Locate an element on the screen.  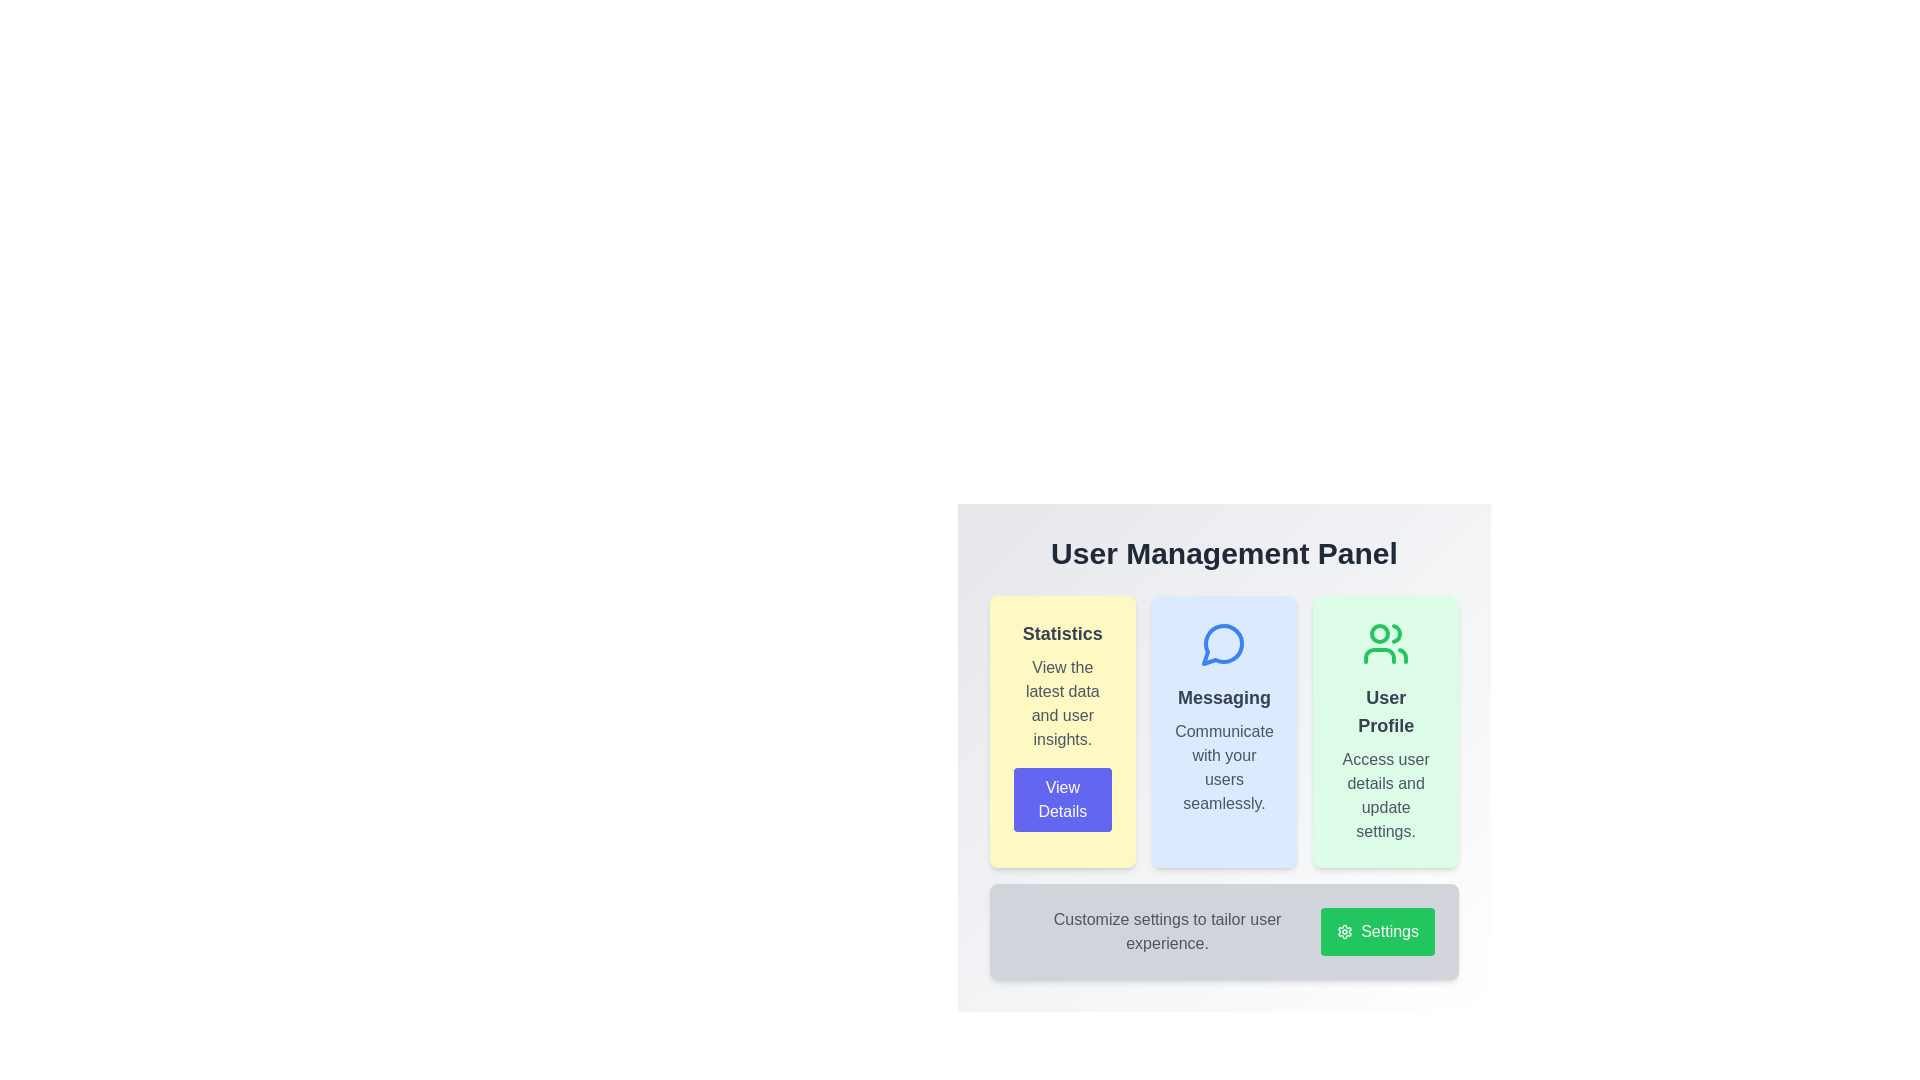
the green SVG icon representing a group of users located at the top center of the 'User Profile' section, which is directly above the 'User Profile' label is located at coordinates (1385, 644).